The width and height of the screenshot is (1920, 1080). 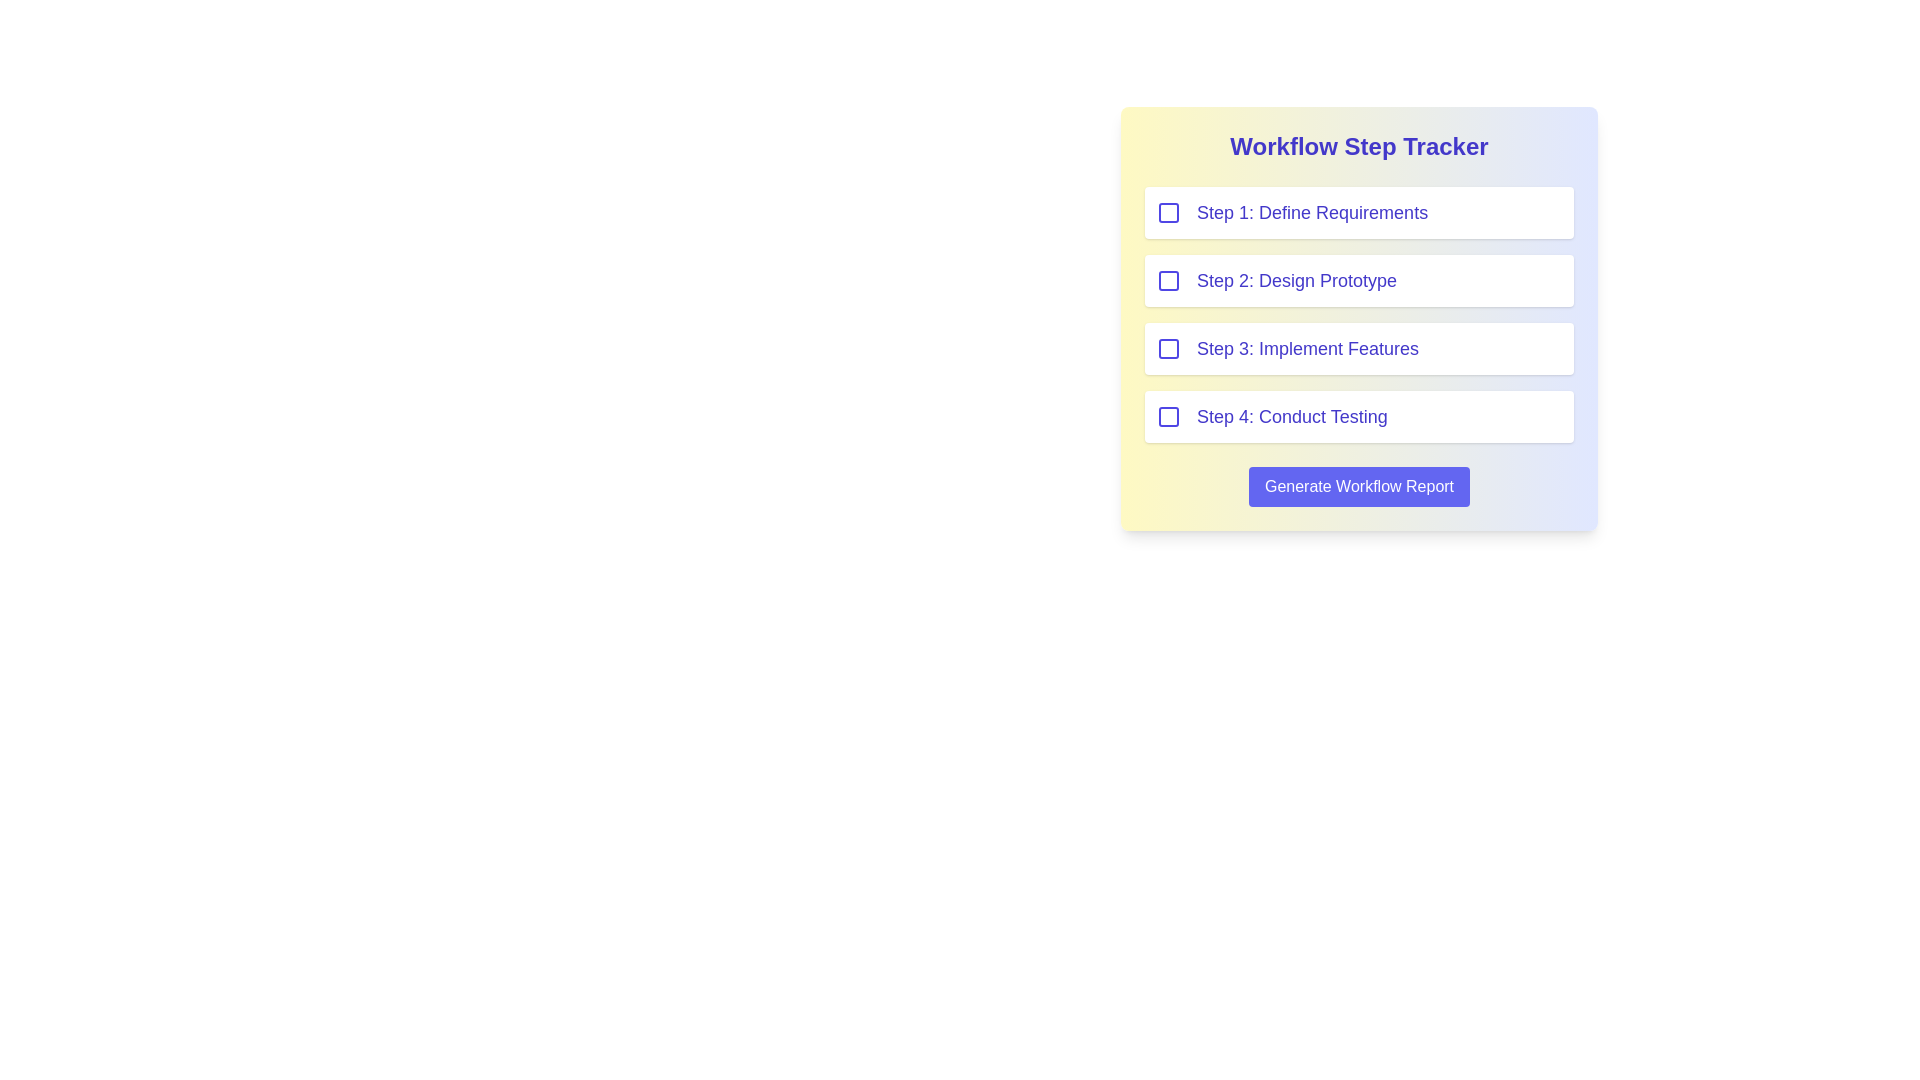 I want to click on the text label displaying 'Step 1: Define Requirements' which is styled with a large indigo font and is the first step in the Workflow Step Tracker panel, so click(x=1312, y=212).